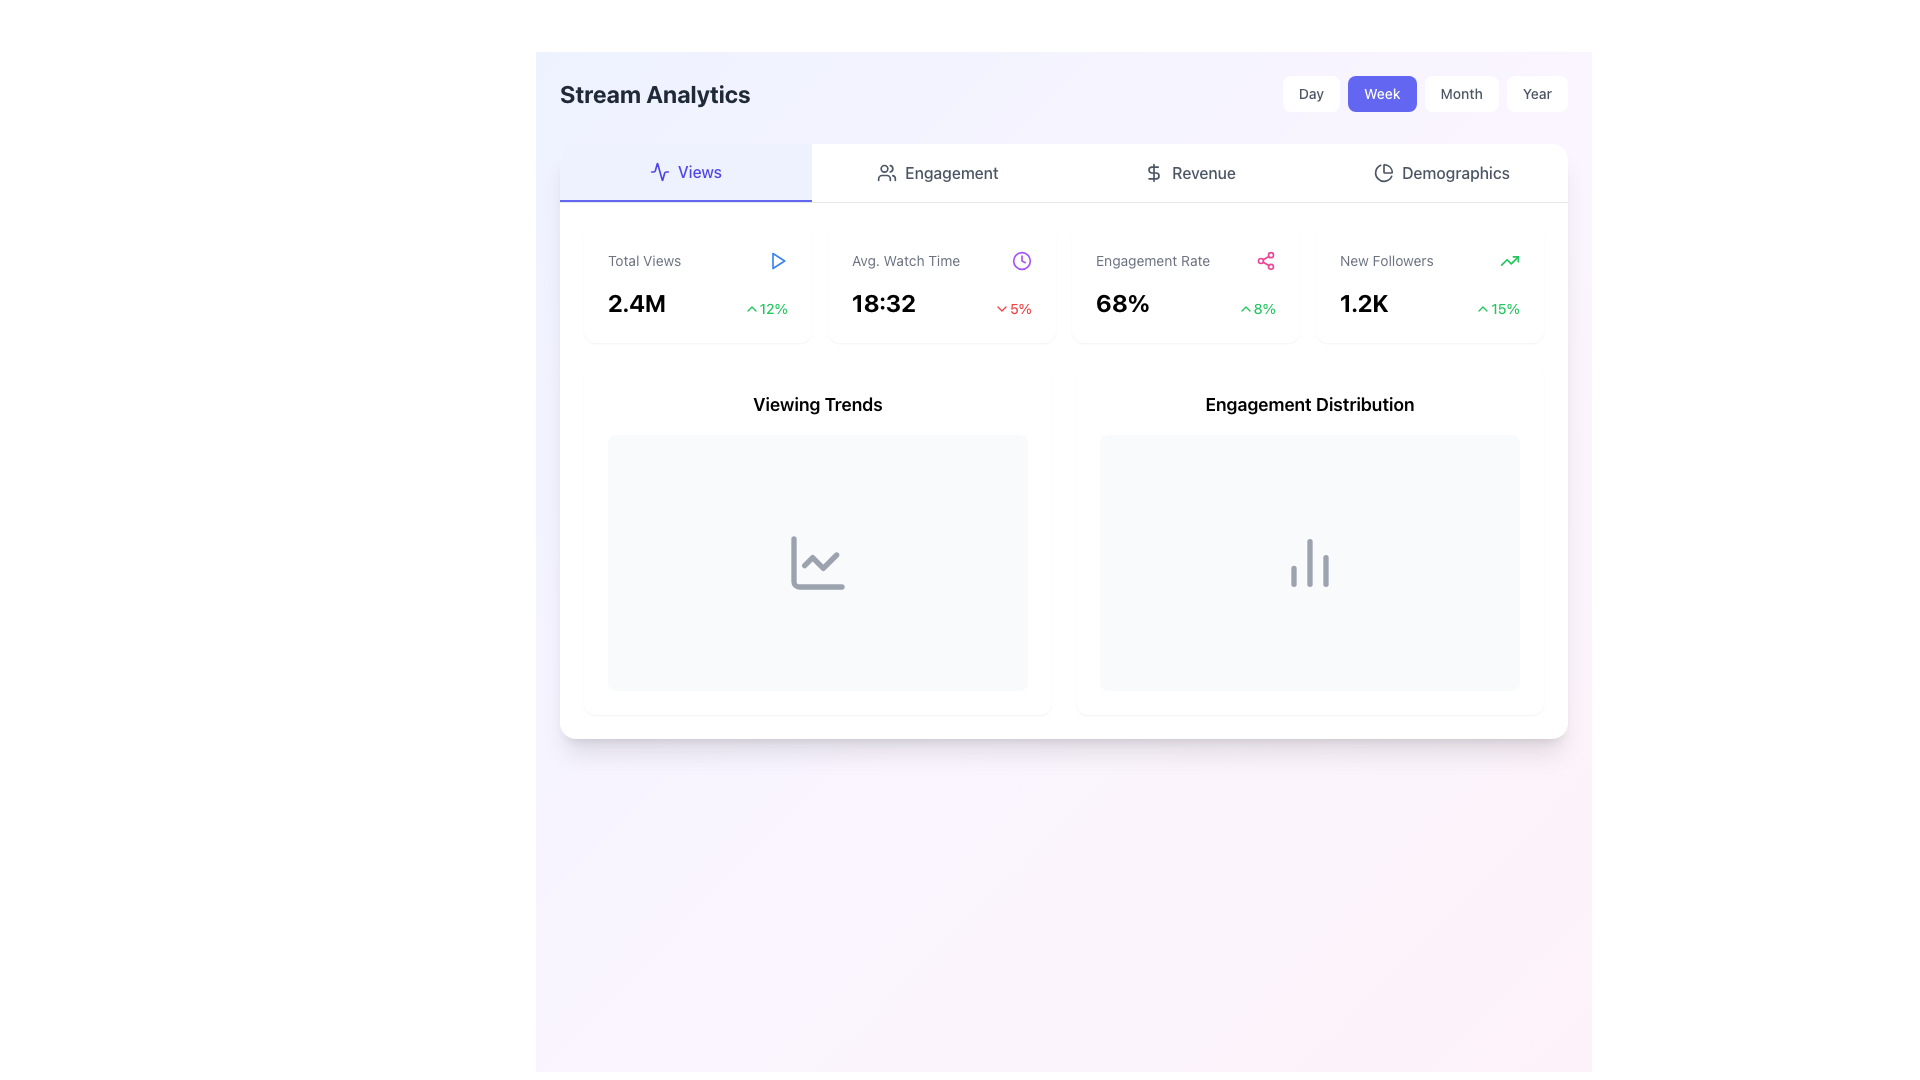  Describe the element at coordinates (1455, 172) in the screenshot. I see `the navigation label located on the right side of the top navigation bar, next to a pie chart icon` at that location.